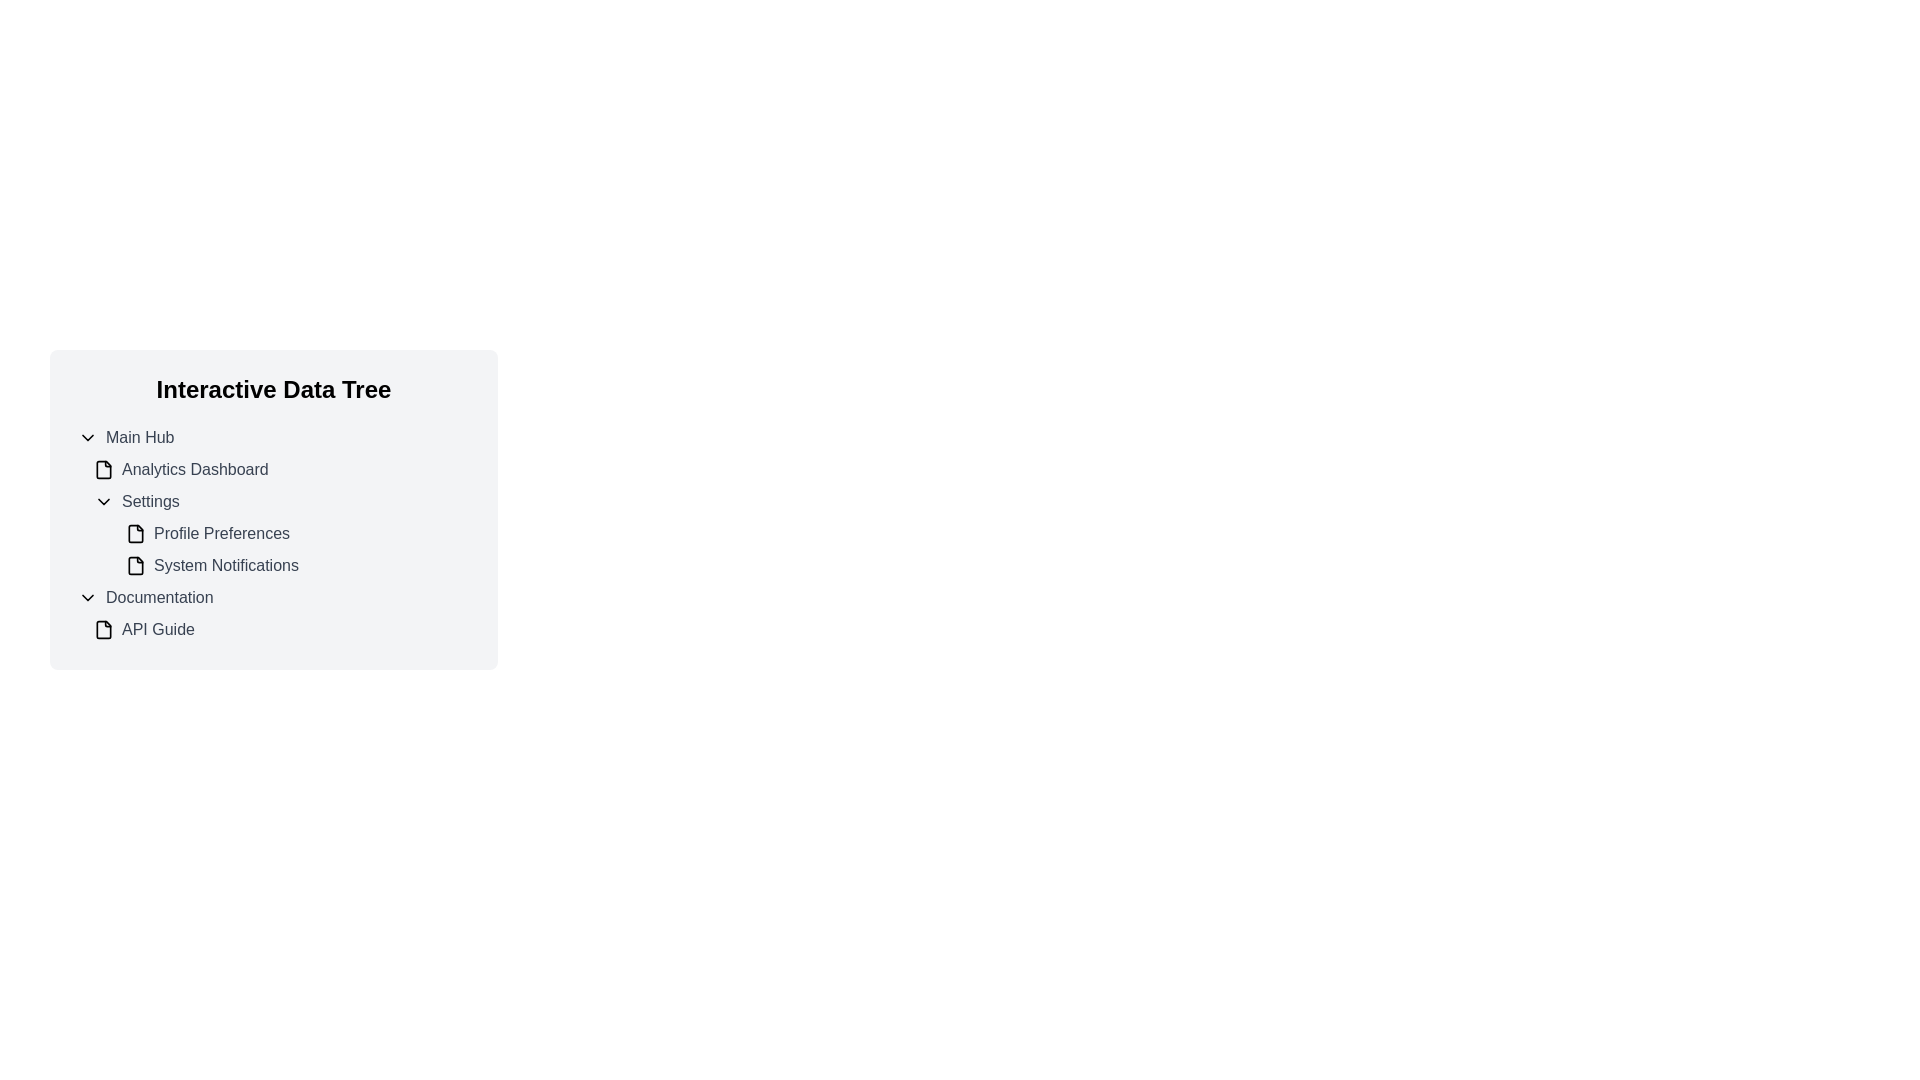 The width and height of the screenshot is (1920, 1080). I want to click on the 'API Guide' text label, which is styled with a gray font and positioned to the right of a document icon, located at the bottom of the Documentation section, so click(157, 628).